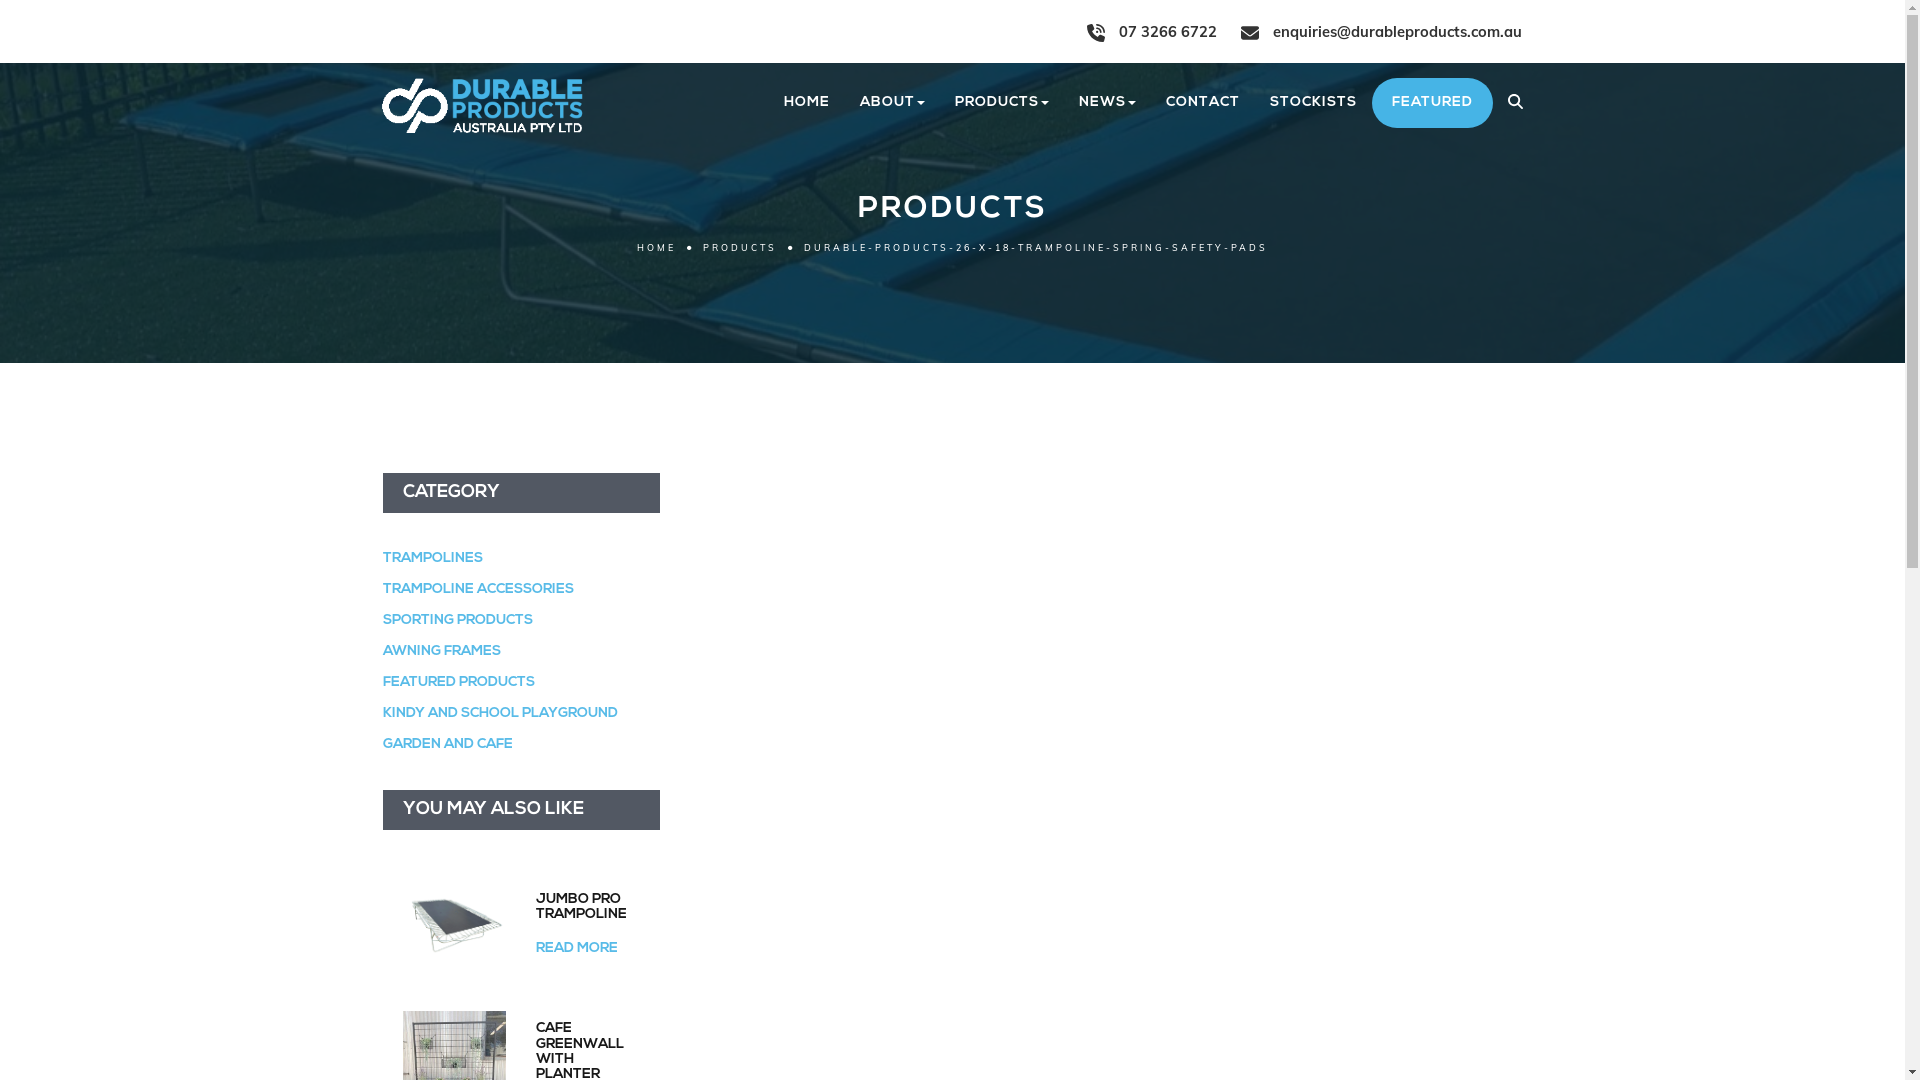 This screenshot has width=1920, height=1080. What do you see at coordinates (476, 588) in the screenshot?
I see `'TRAMPOLINE ACCESSORIES'` at bounding box center [476, 588].